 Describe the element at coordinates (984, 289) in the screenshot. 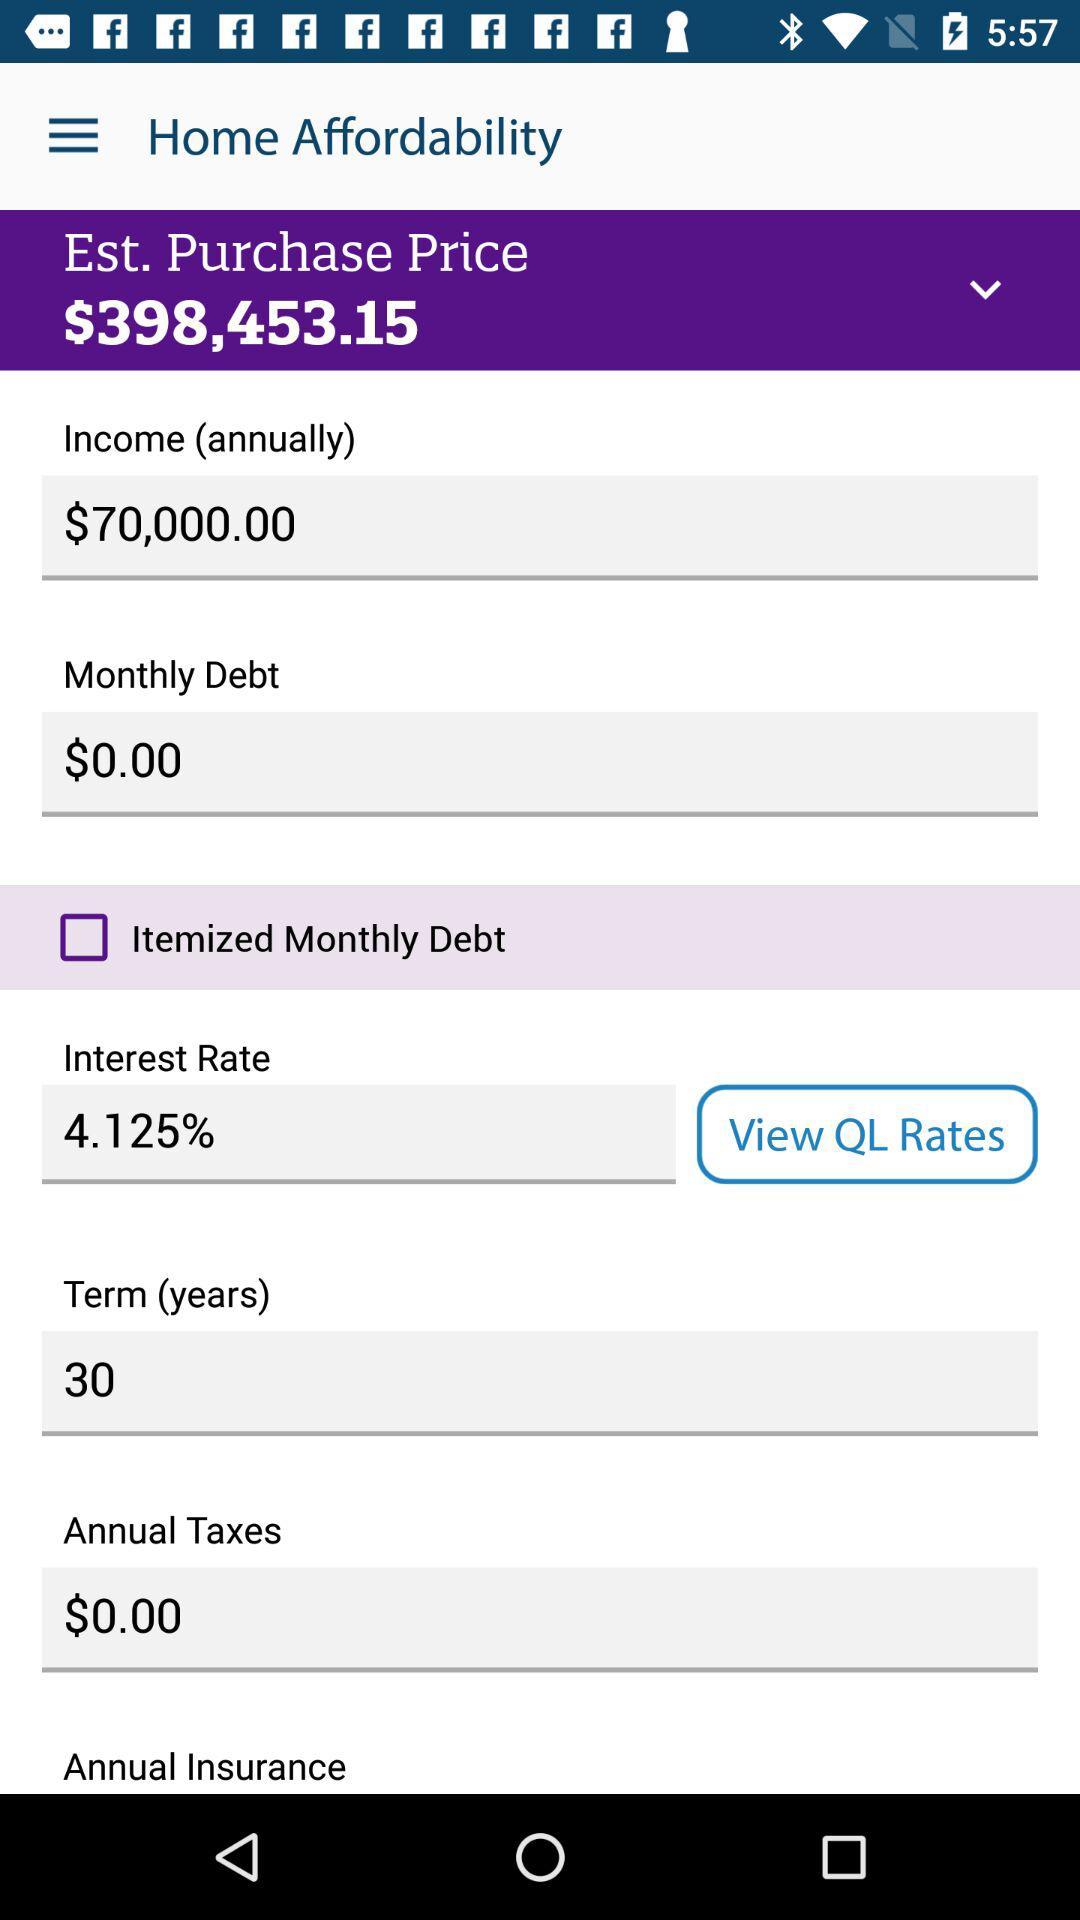

I see `the icon at the top right corner` at that location.